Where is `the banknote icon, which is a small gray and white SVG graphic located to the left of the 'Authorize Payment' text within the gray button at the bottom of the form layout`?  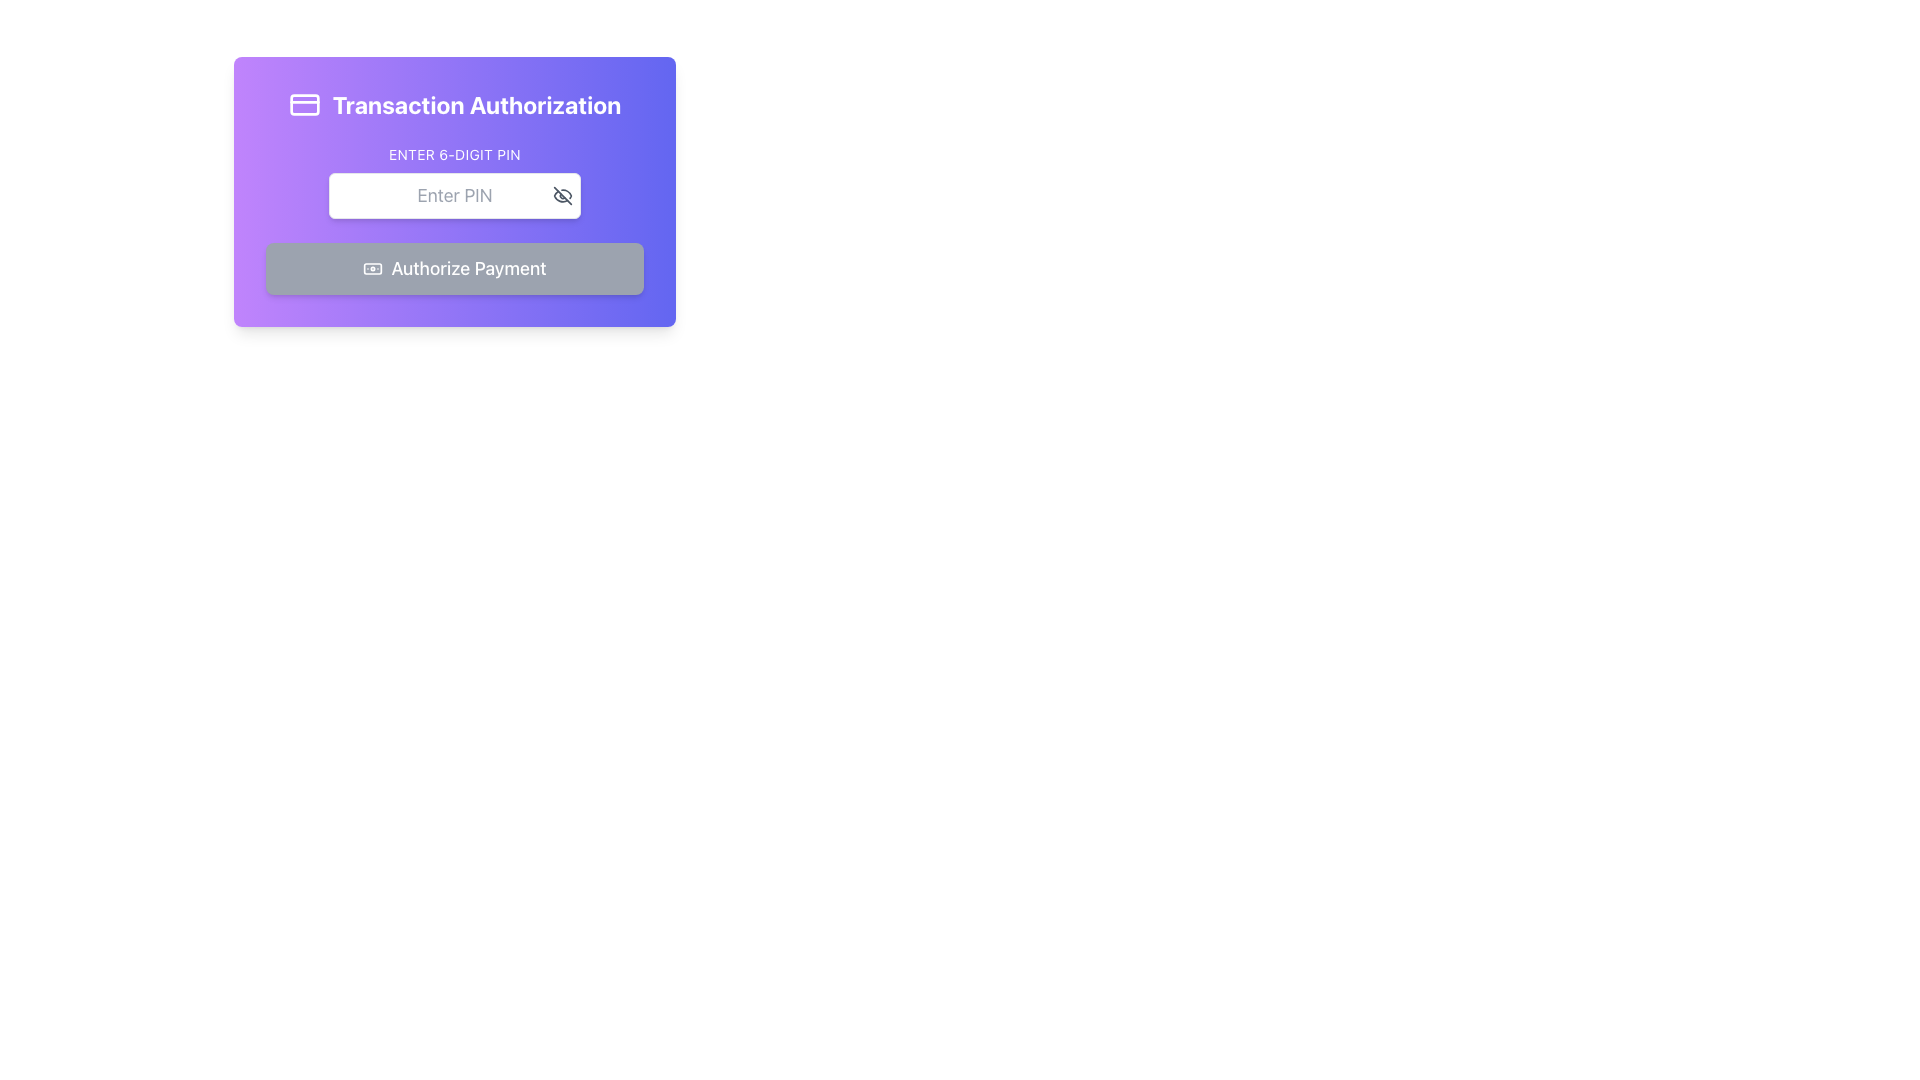
the banknote icon, which is a small gray and white SVG graphic located to the left of the 'Authorize Payment' text within the gray button at the bottom of the form layout is located at coordinates (373, 268).